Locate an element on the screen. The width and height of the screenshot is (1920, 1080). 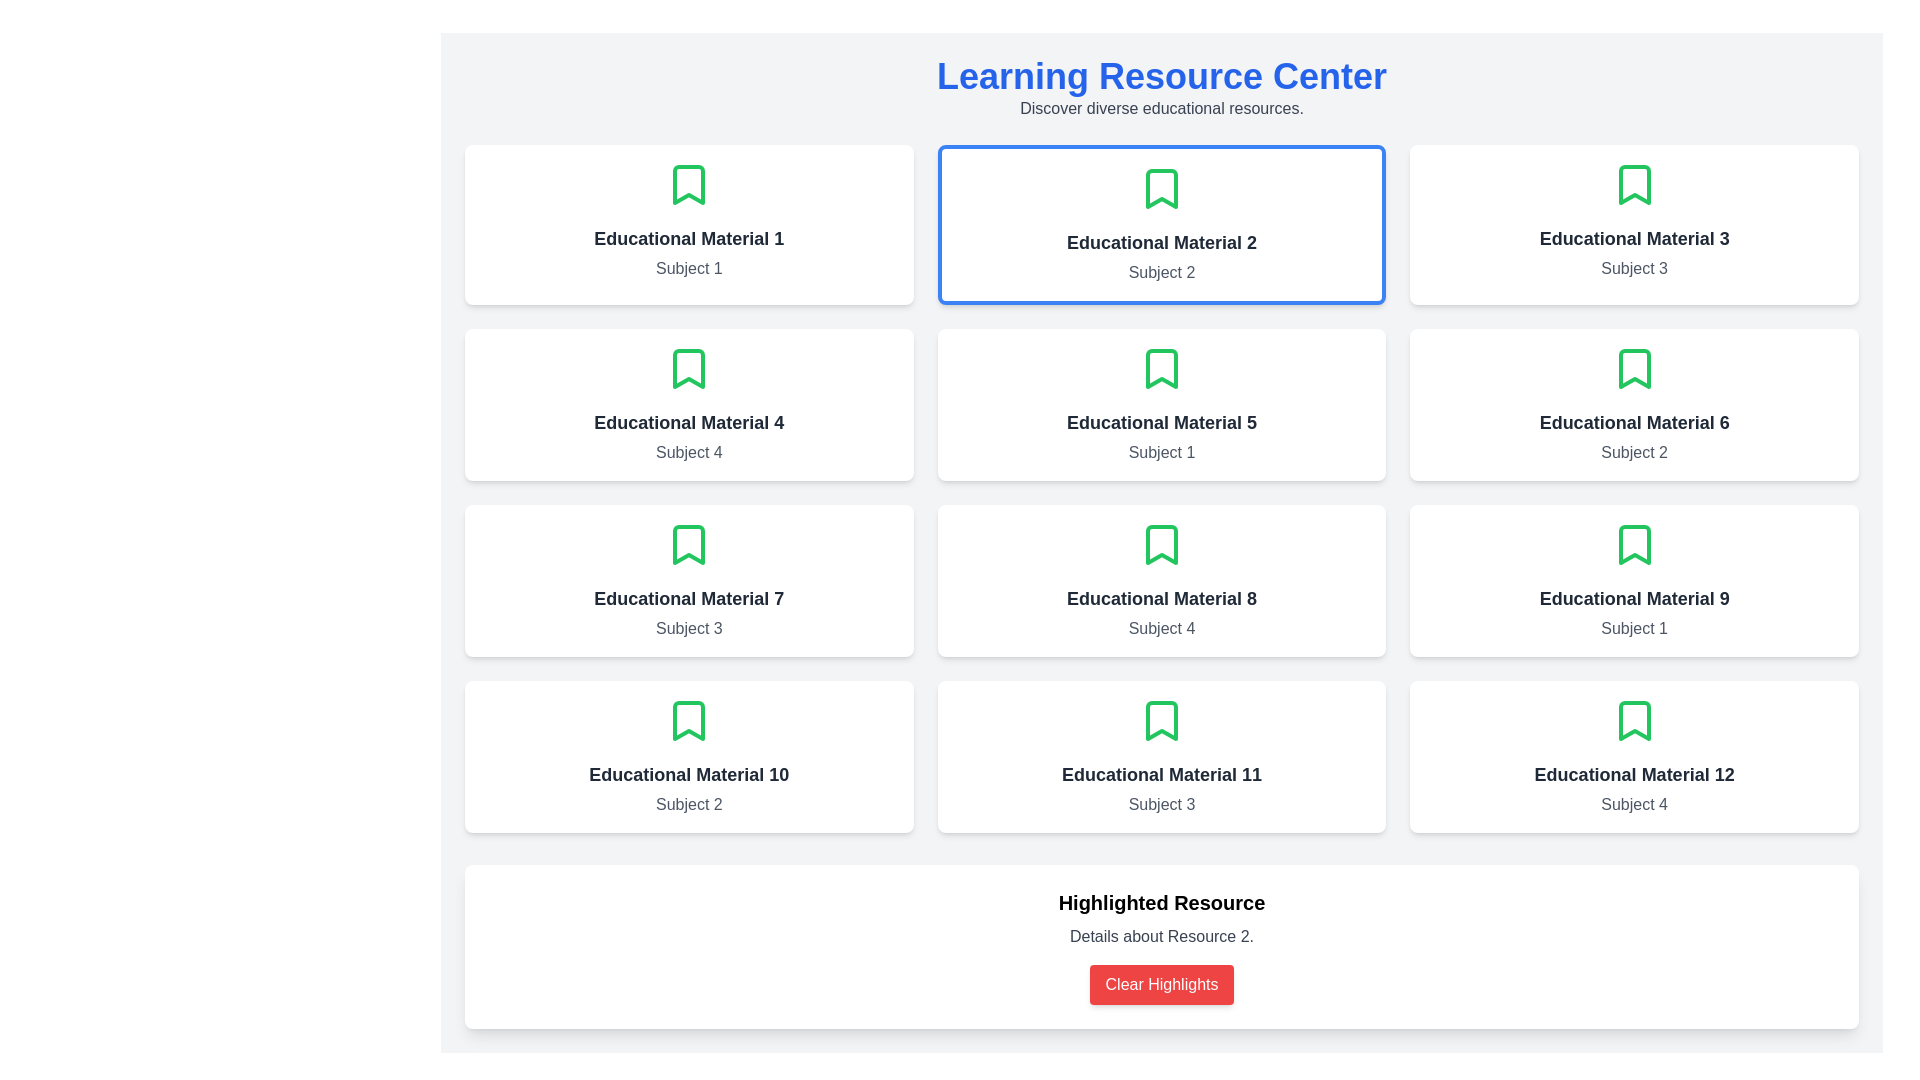
the bookmark icon located at the top of the 'Educational Material 7' card in the third row, first column of the grid layout is located at coordinates (689, 544).